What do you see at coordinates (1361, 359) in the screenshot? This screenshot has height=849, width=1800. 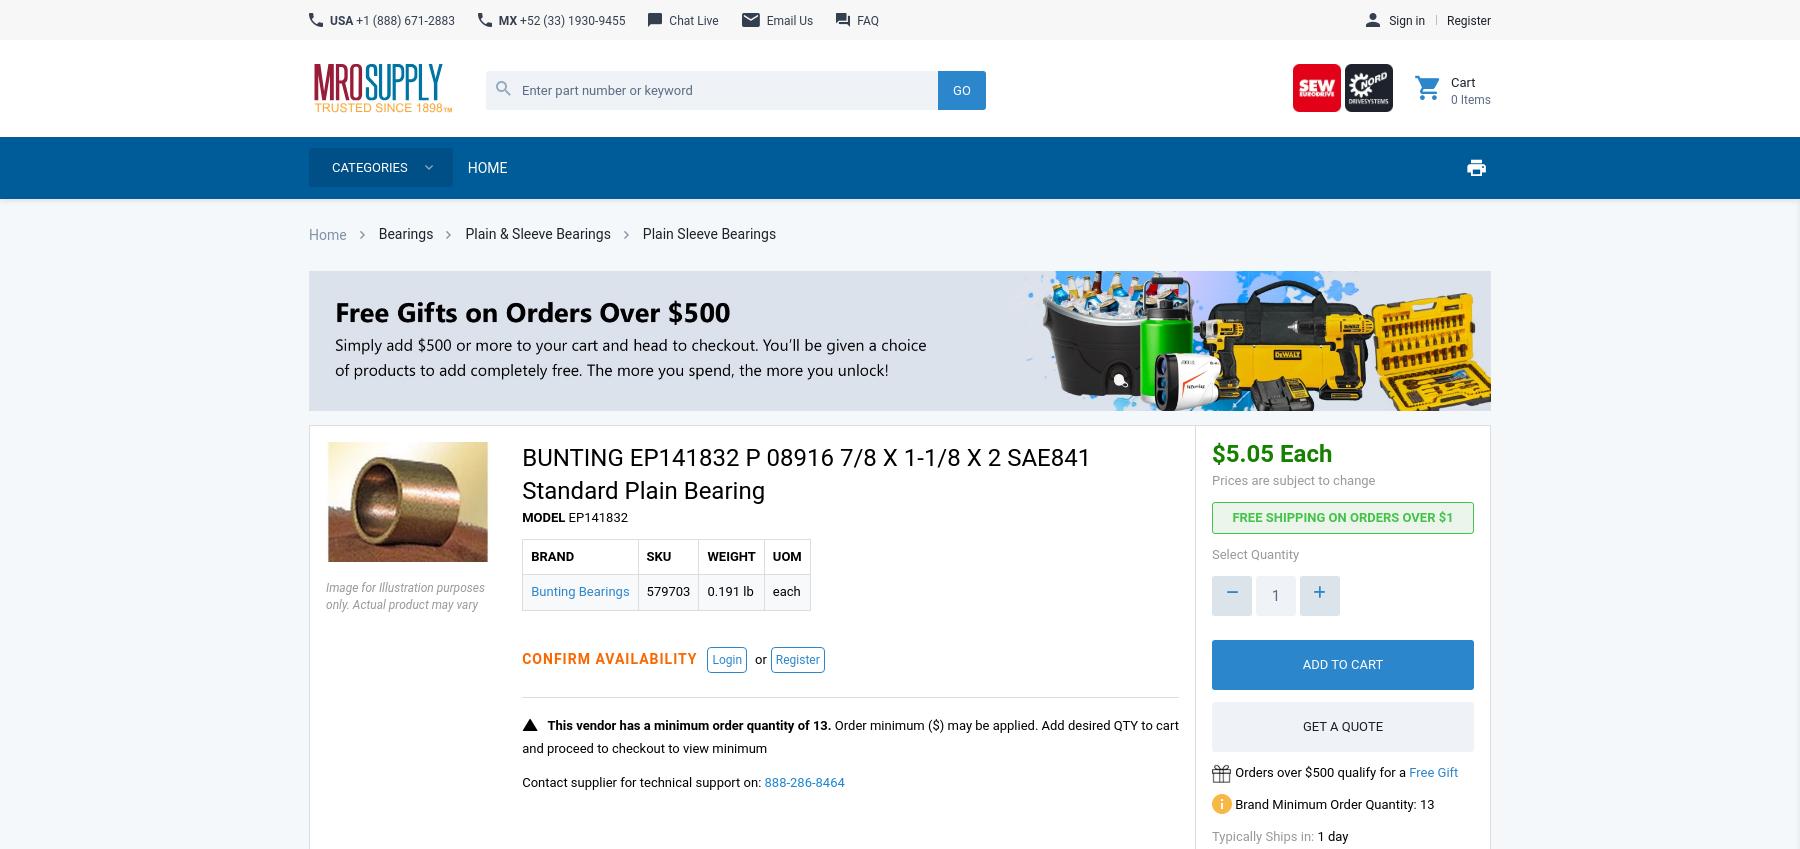 I see `'PAY WITH PO'` at bounding box center [1361, 359].